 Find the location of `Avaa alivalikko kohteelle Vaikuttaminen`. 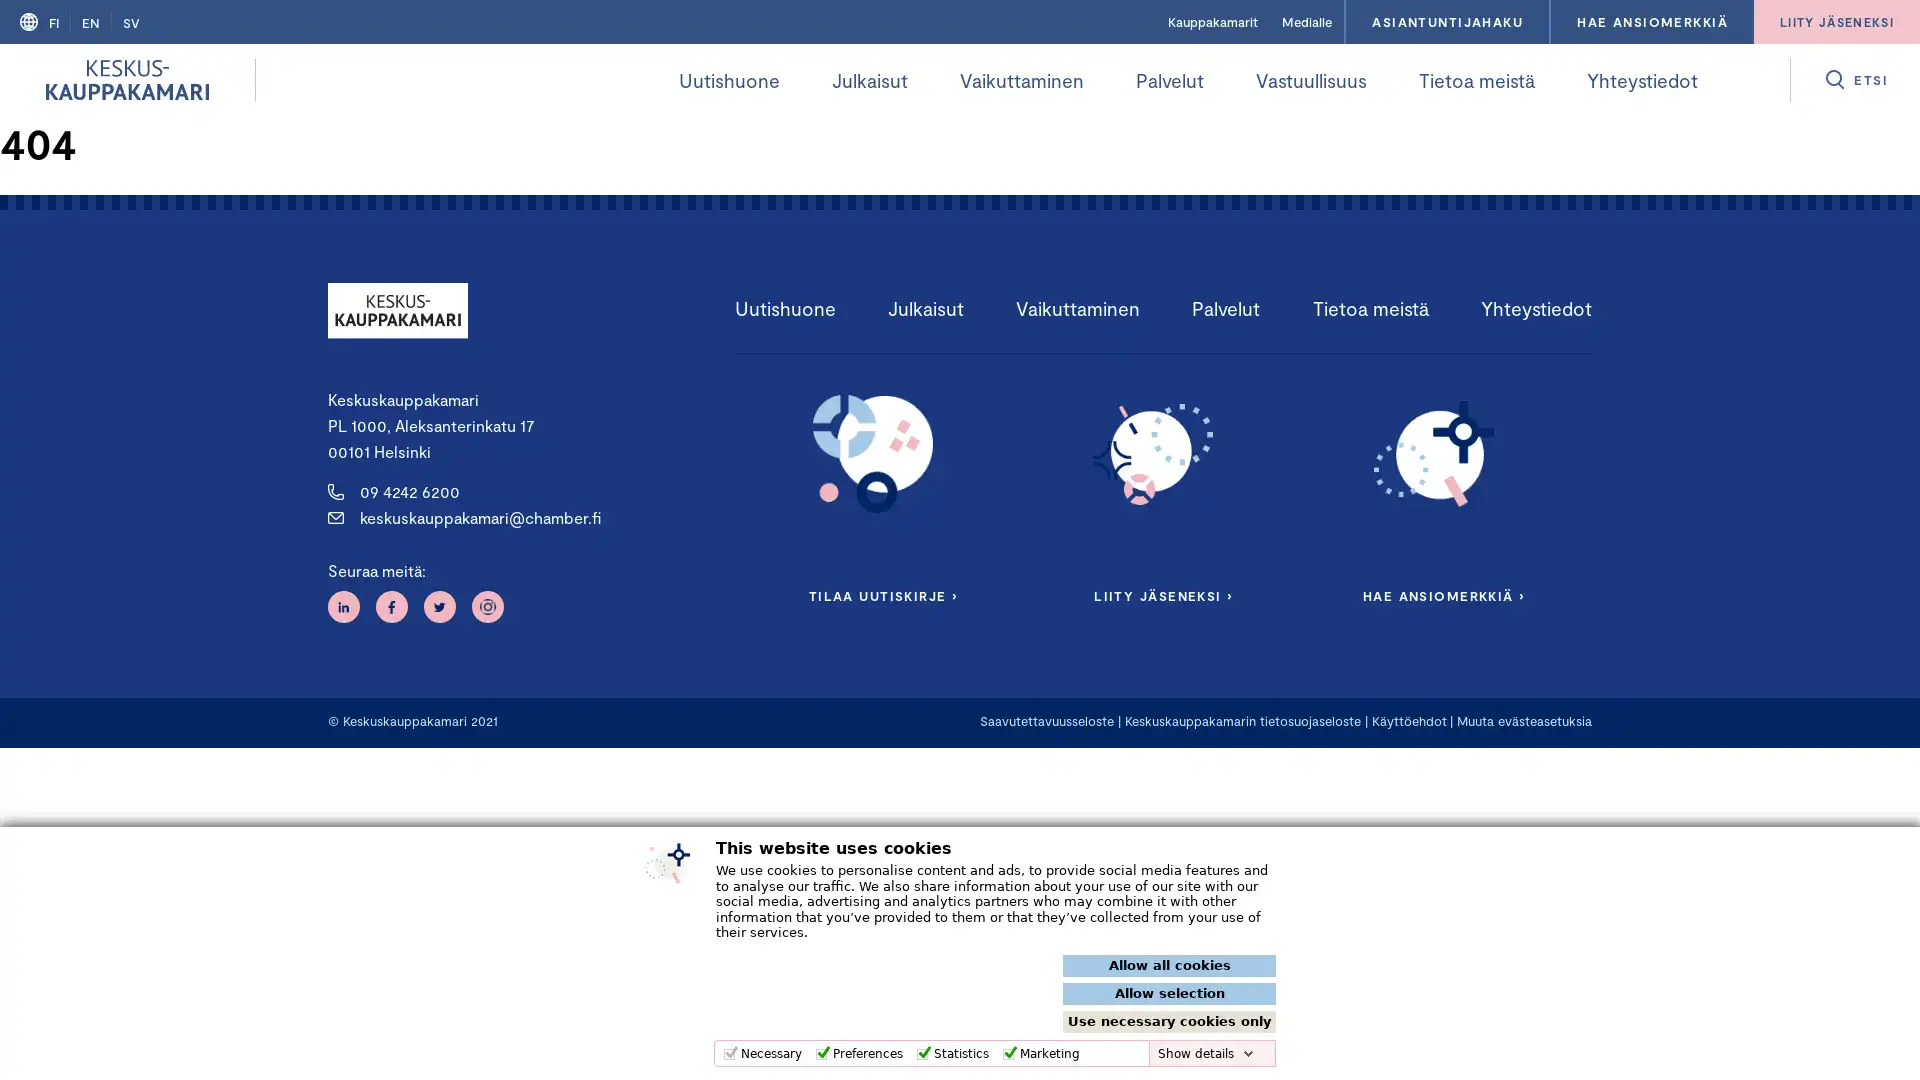

Avaa alivalikko kohteelle Vaikuttaminen is located at coordinates (1101, 96).